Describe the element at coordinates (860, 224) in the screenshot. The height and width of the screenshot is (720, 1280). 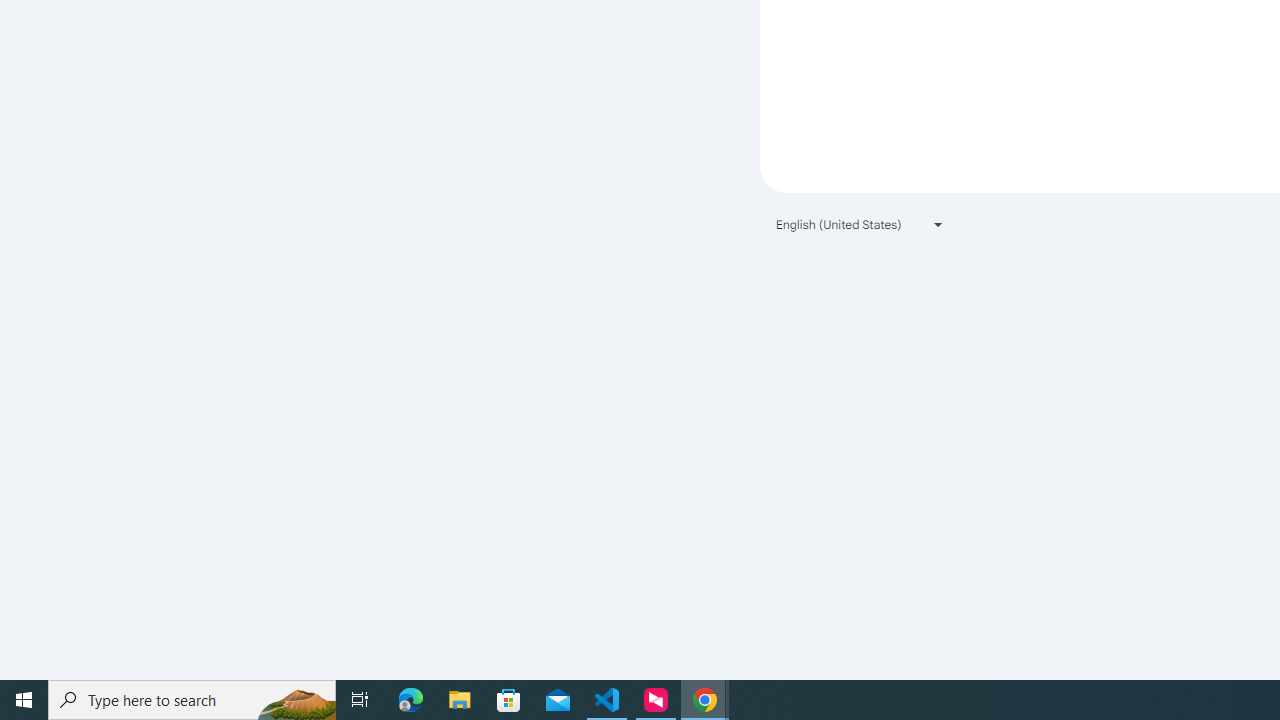
I see `'English (United States)'` at that location.